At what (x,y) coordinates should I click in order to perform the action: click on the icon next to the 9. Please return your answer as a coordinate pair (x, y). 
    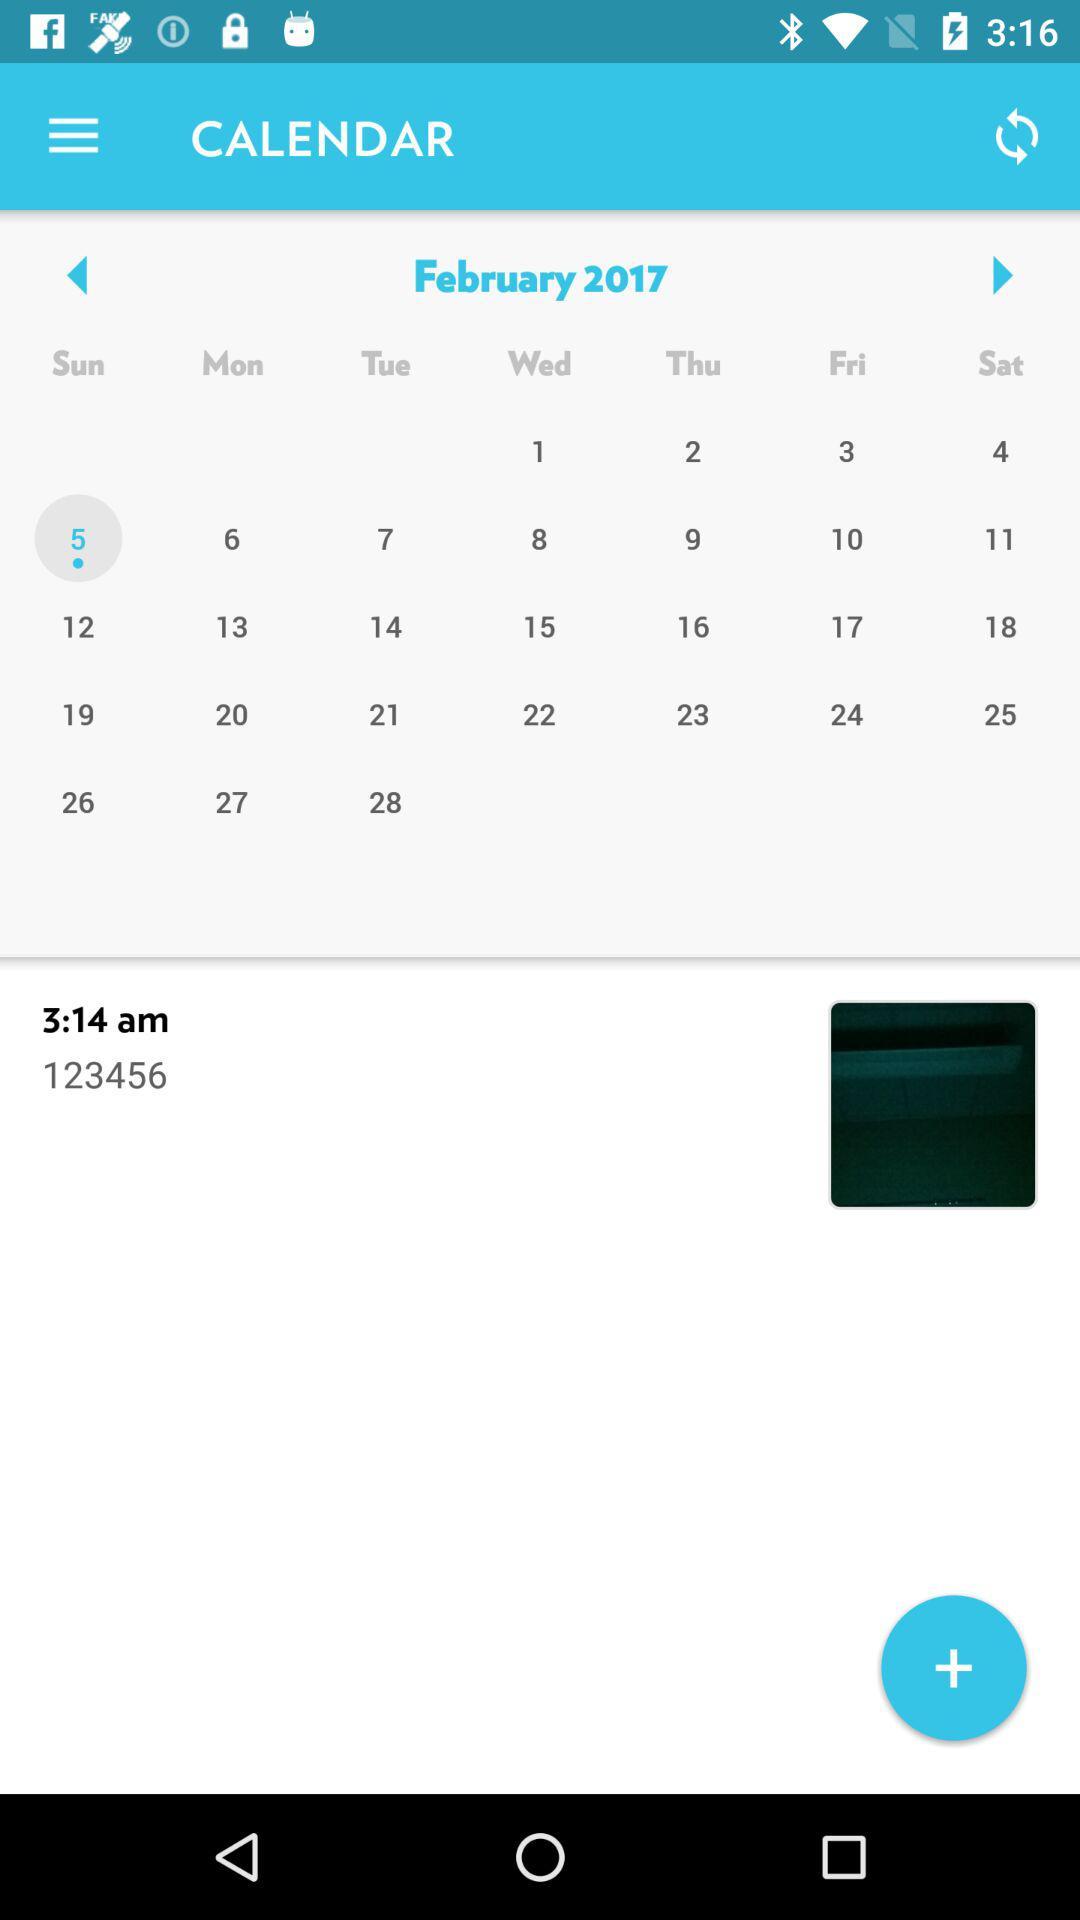
    Looking at the image, I should click on (538, 624).